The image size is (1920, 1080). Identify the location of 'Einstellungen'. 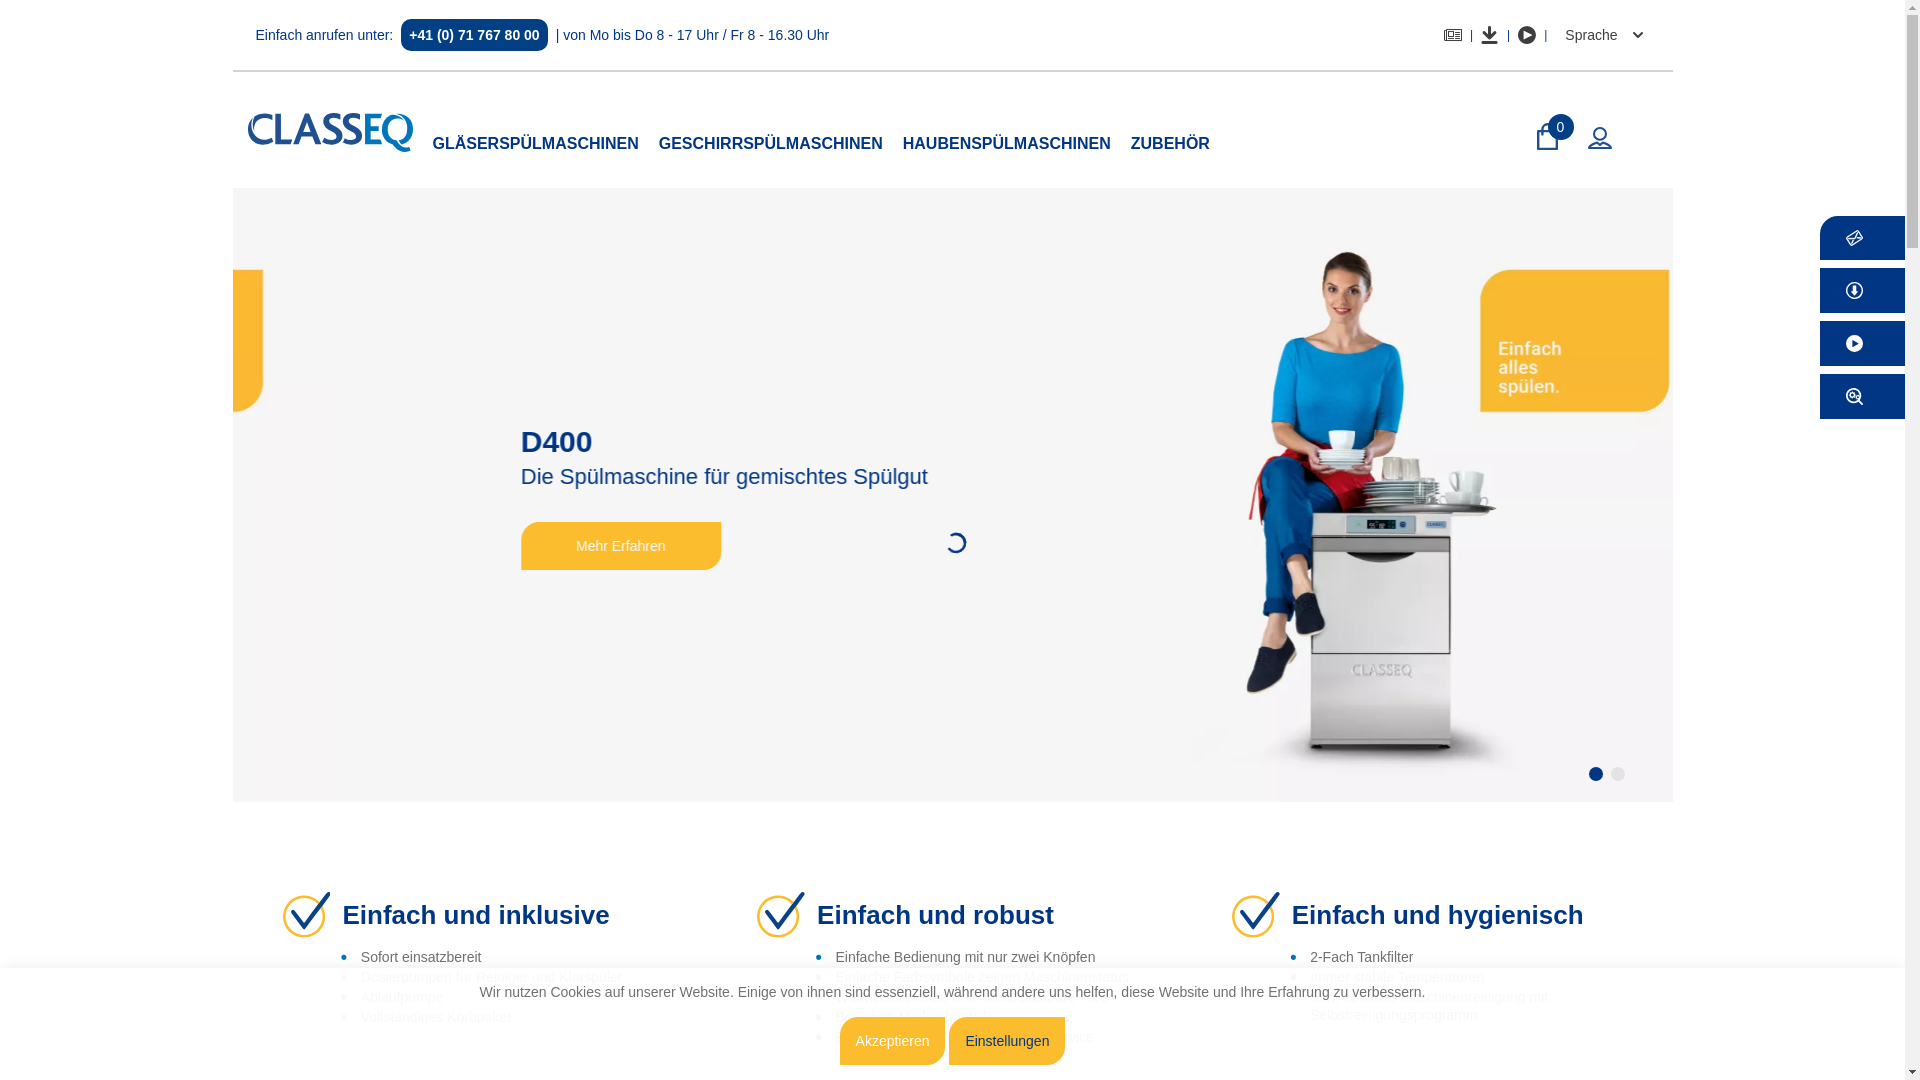
(948, 1040).